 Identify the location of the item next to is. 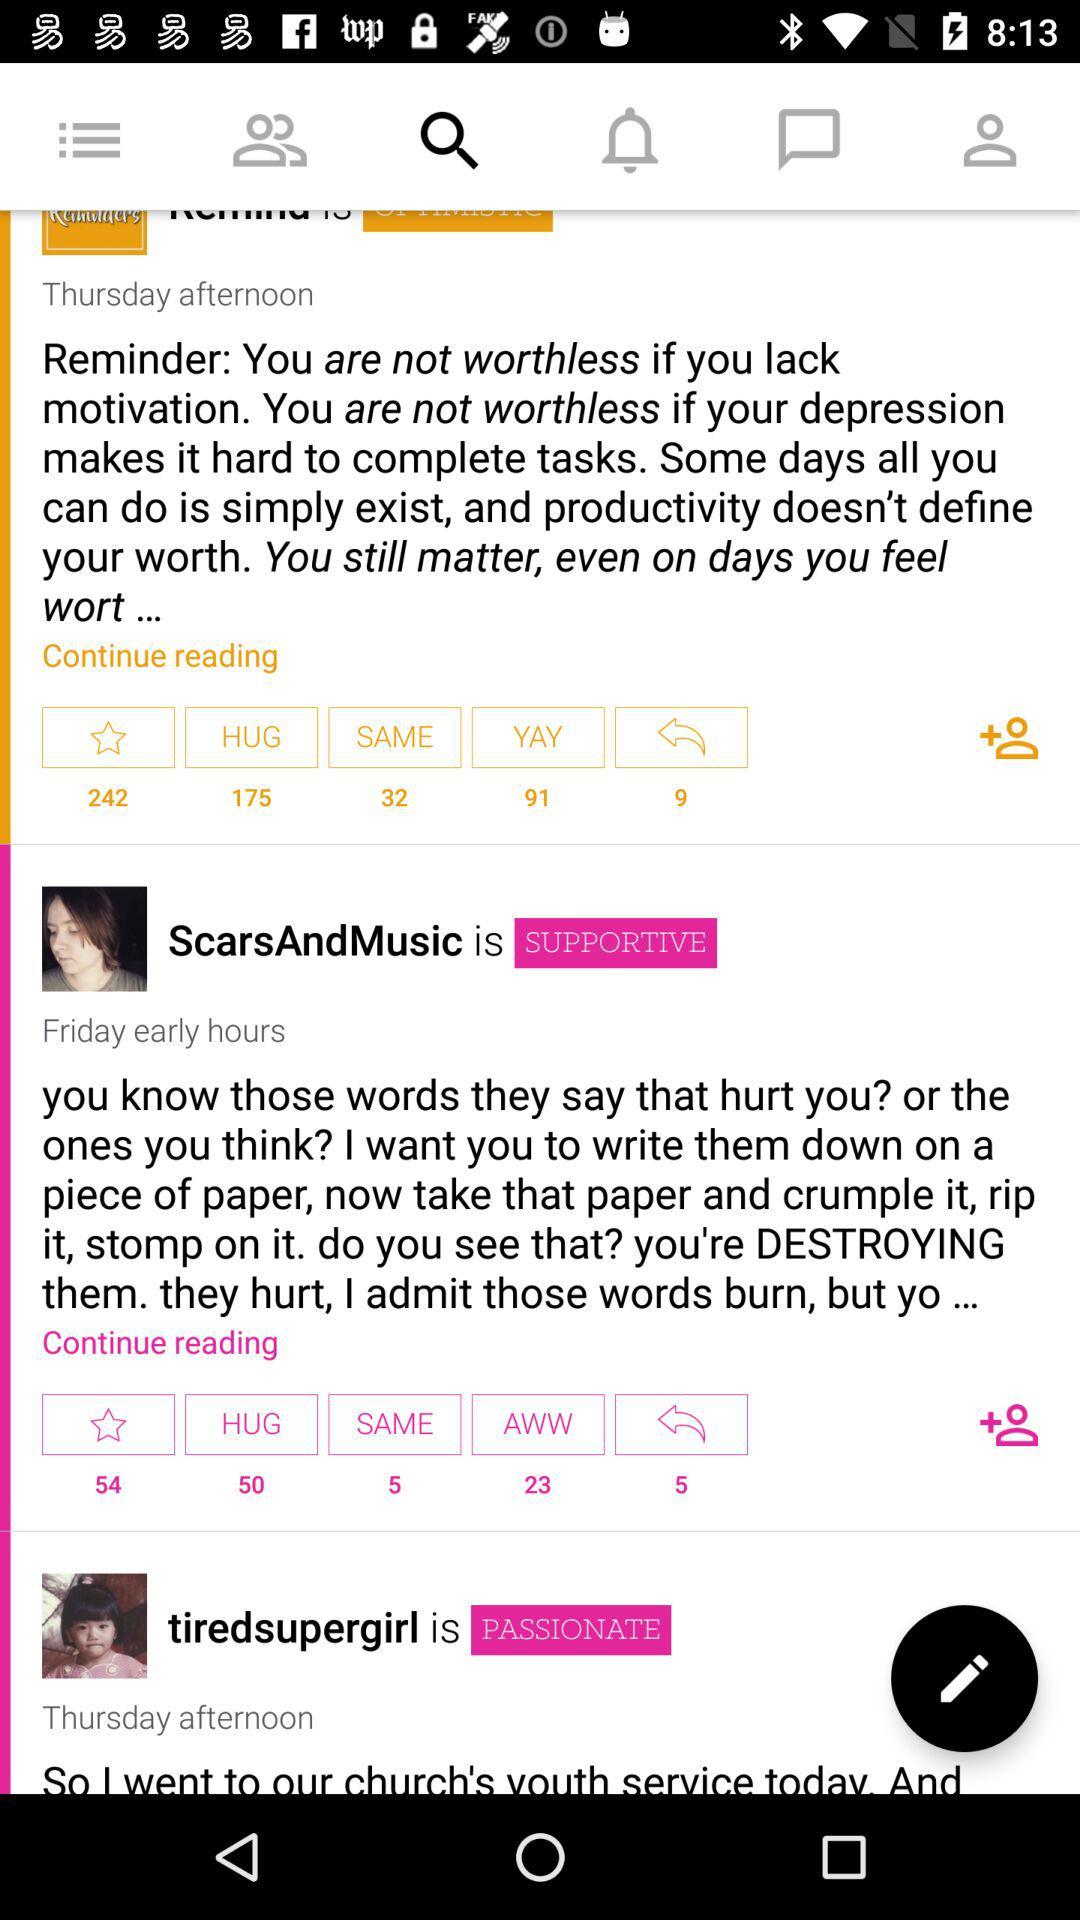
(315, 938).